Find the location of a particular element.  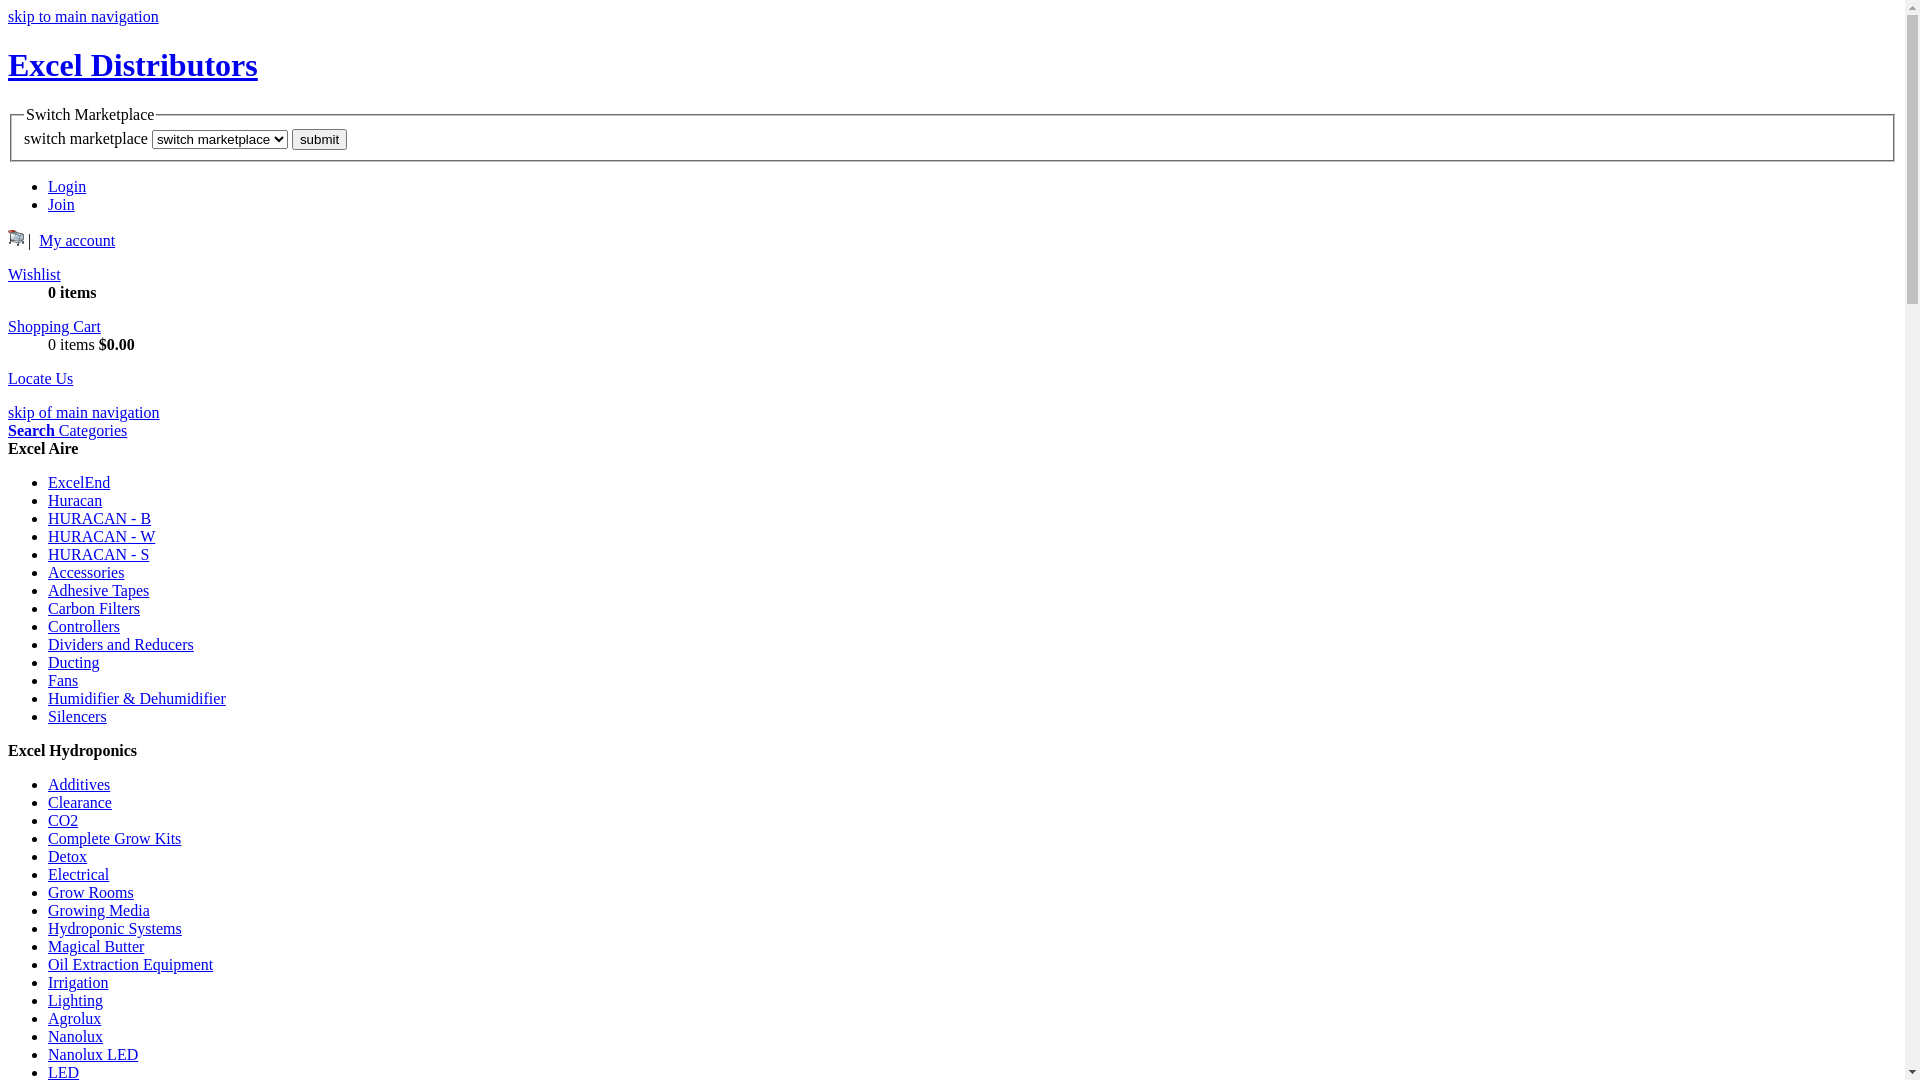

'HURACAN - B' is located at coordinates (98, 517).